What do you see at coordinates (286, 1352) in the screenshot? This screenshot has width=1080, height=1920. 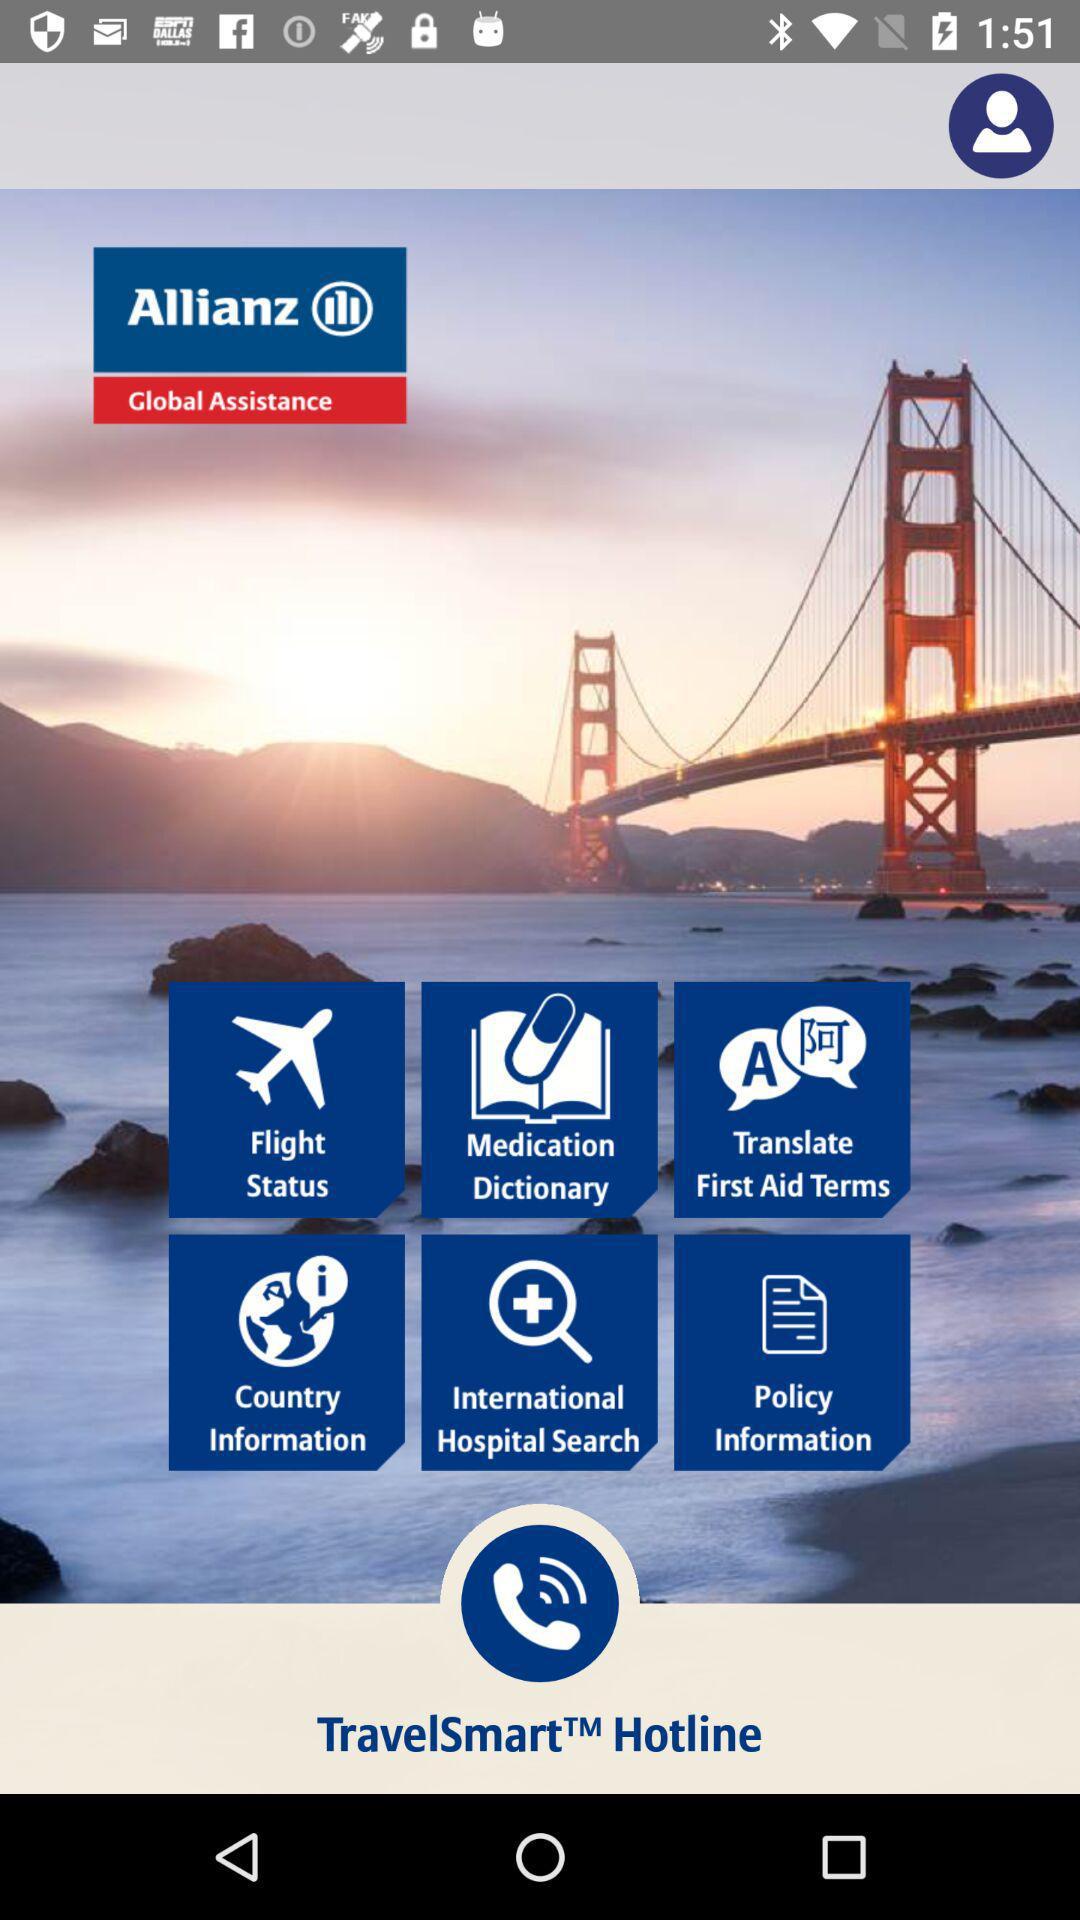 I see `country information` at bounding box center [286, 1352].